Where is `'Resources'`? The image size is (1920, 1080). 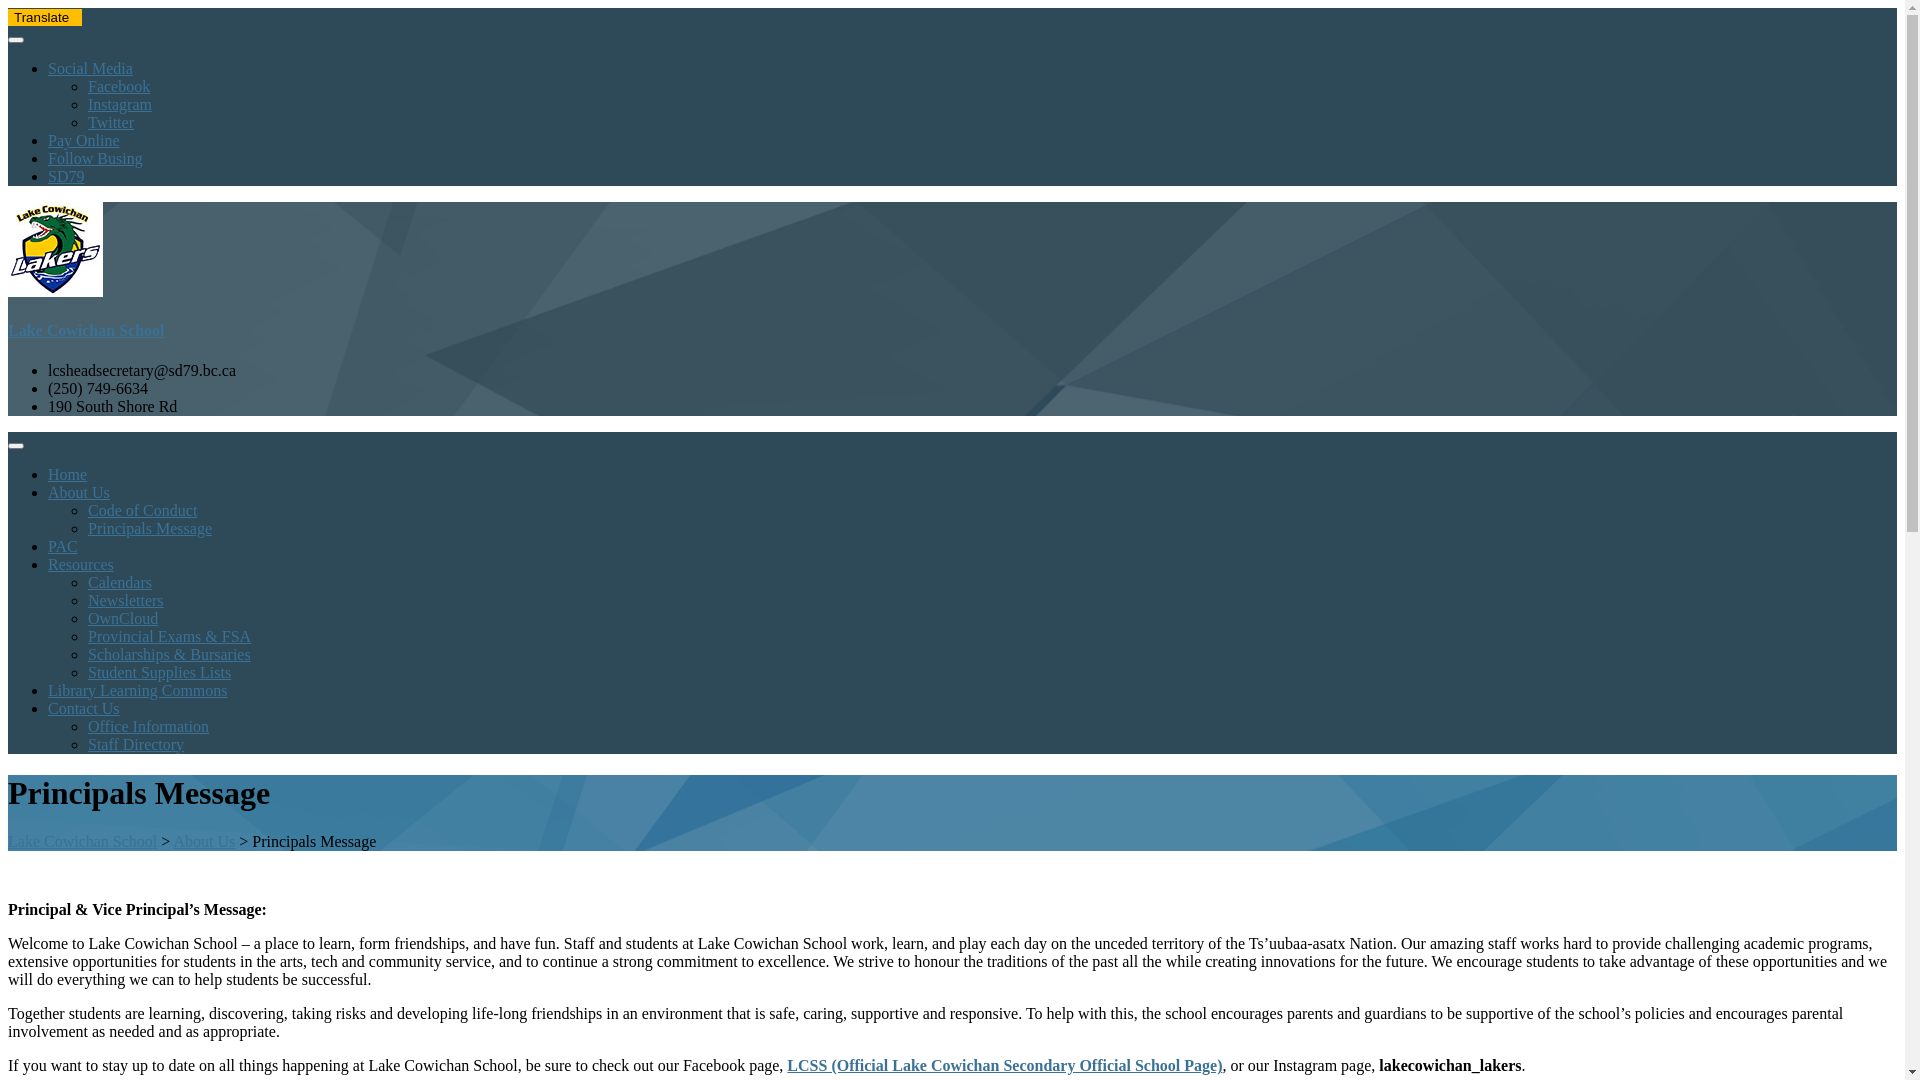 'Resources' is located at coordinates (80, 564).